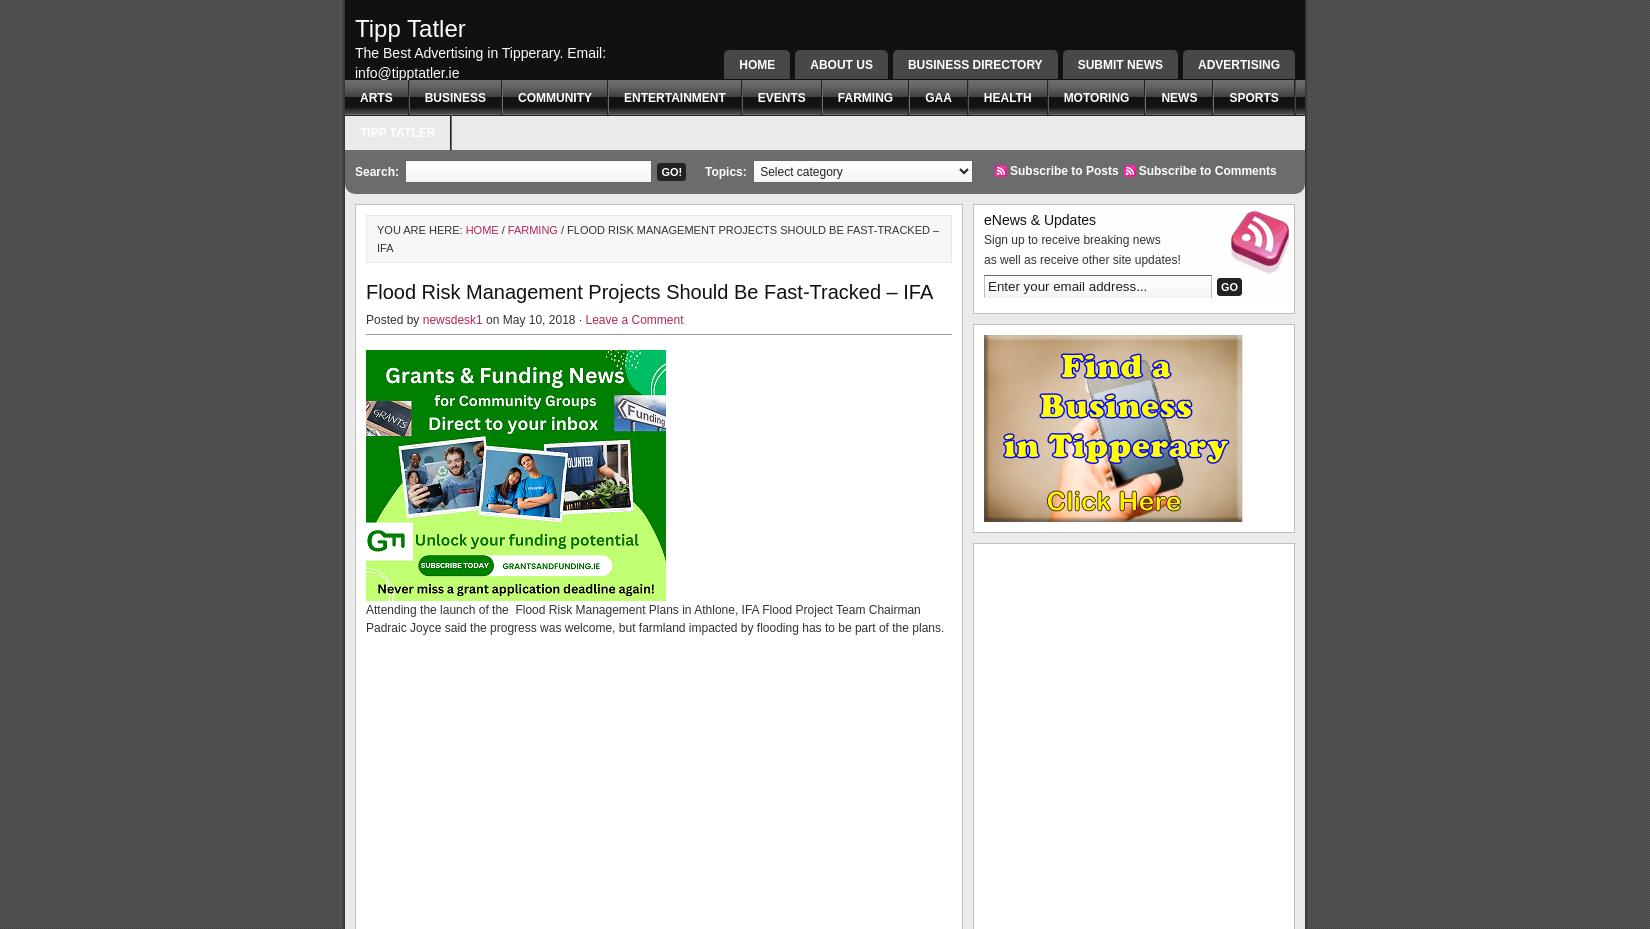 This screenshot has width=1650, height=929. I want to click on 'The Best Advertising in Tipperary. Email: info@tipptatler.ie', so click(479, 61).